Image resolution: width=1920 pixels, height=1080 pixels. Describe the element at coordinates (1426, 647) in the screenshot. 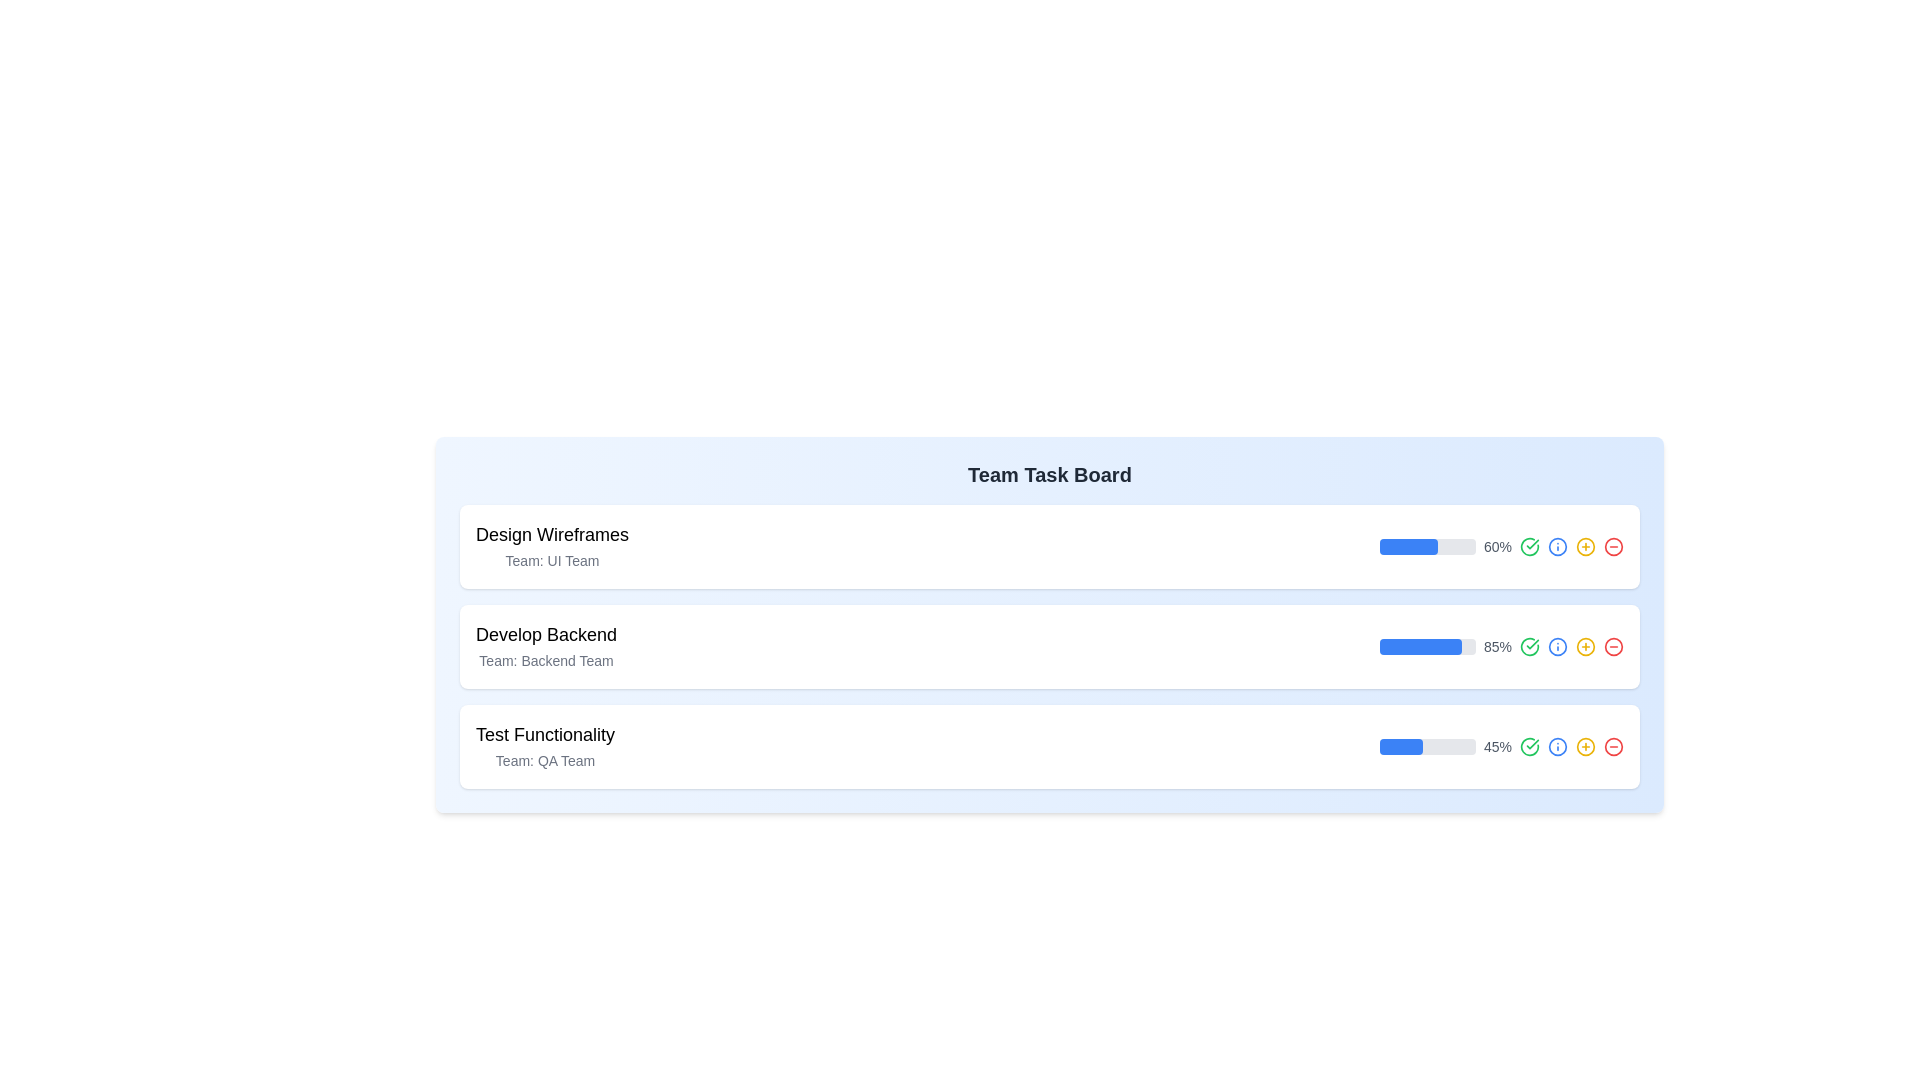

I see `the progress bar in the middle row labeled 'Develop Backend', which indicates a filled percentage of 85%` at that location.